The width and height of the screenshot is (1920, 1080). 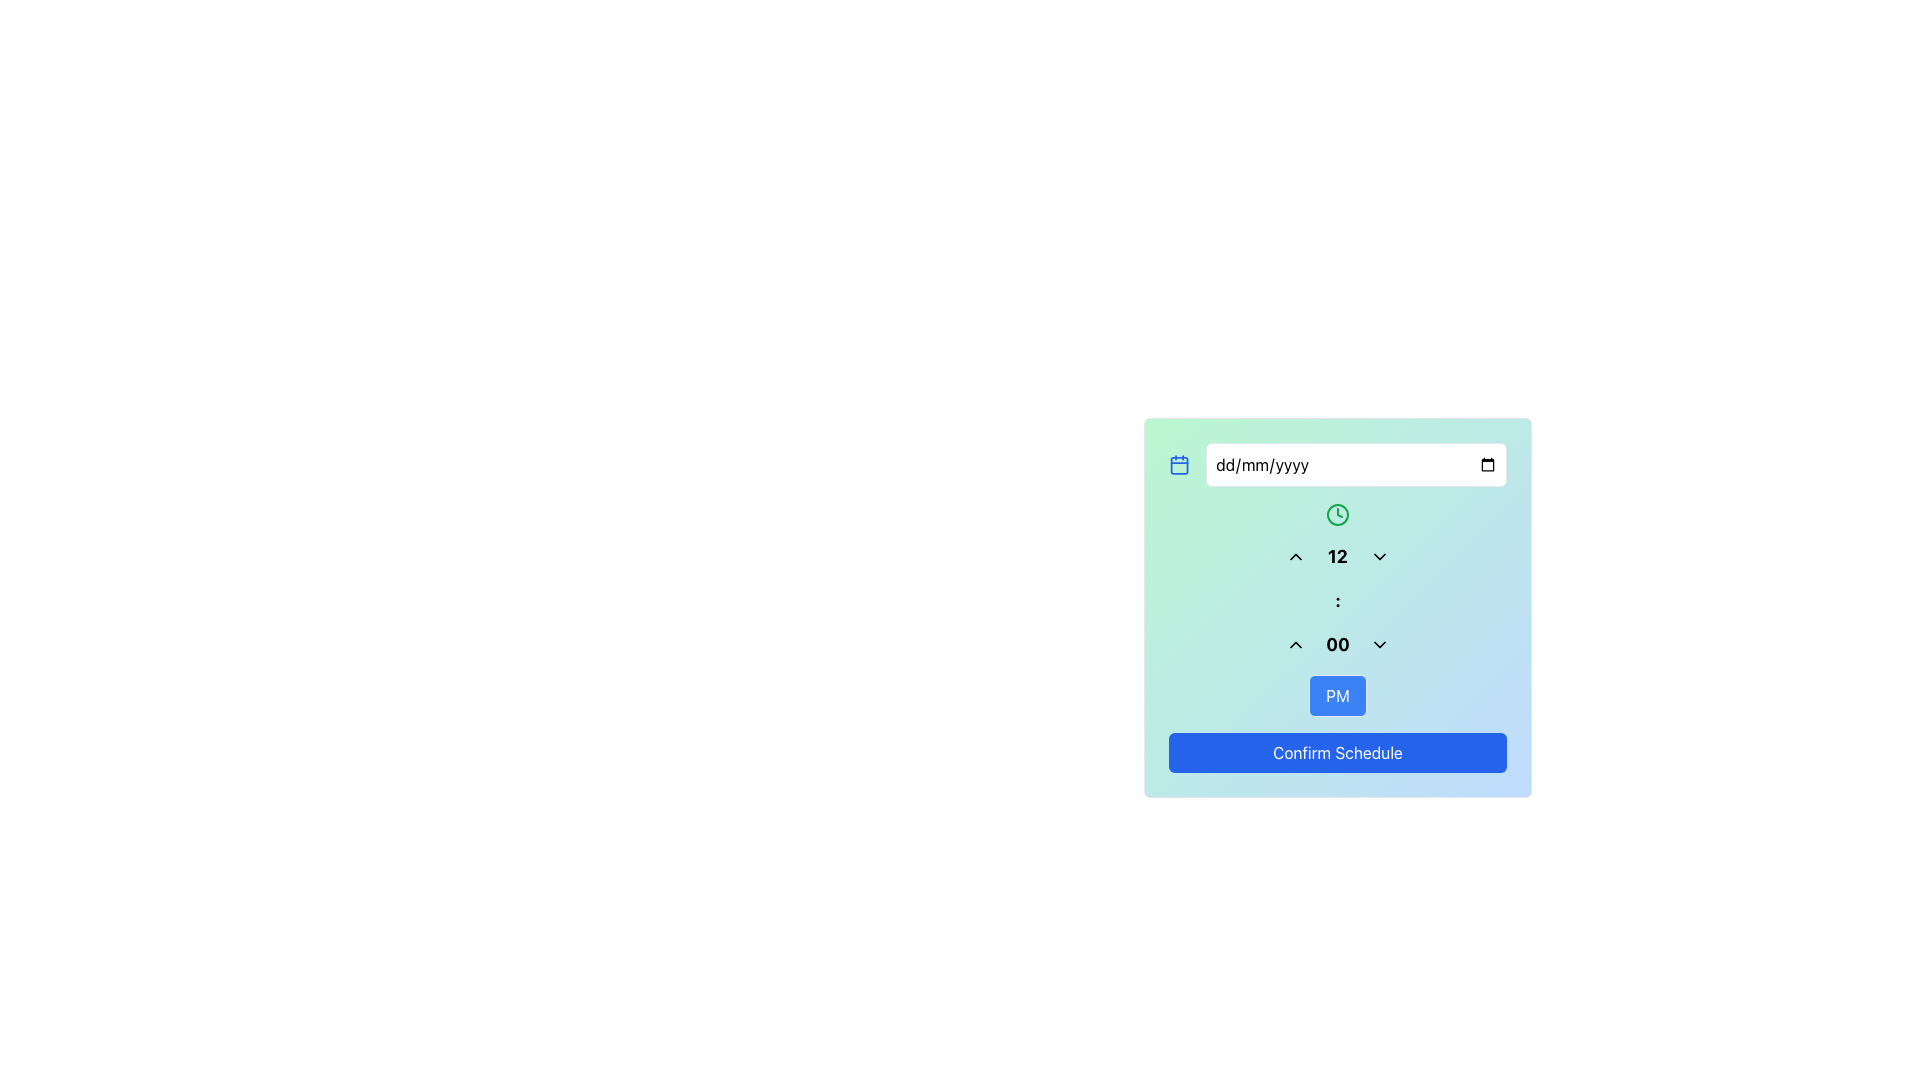 What do you see at coordinates (1379, 644) in the screenshot?
I see `the Dropdown trigger icon located on the far-right side next to the text '00'` at bounding box center [1379, 644].